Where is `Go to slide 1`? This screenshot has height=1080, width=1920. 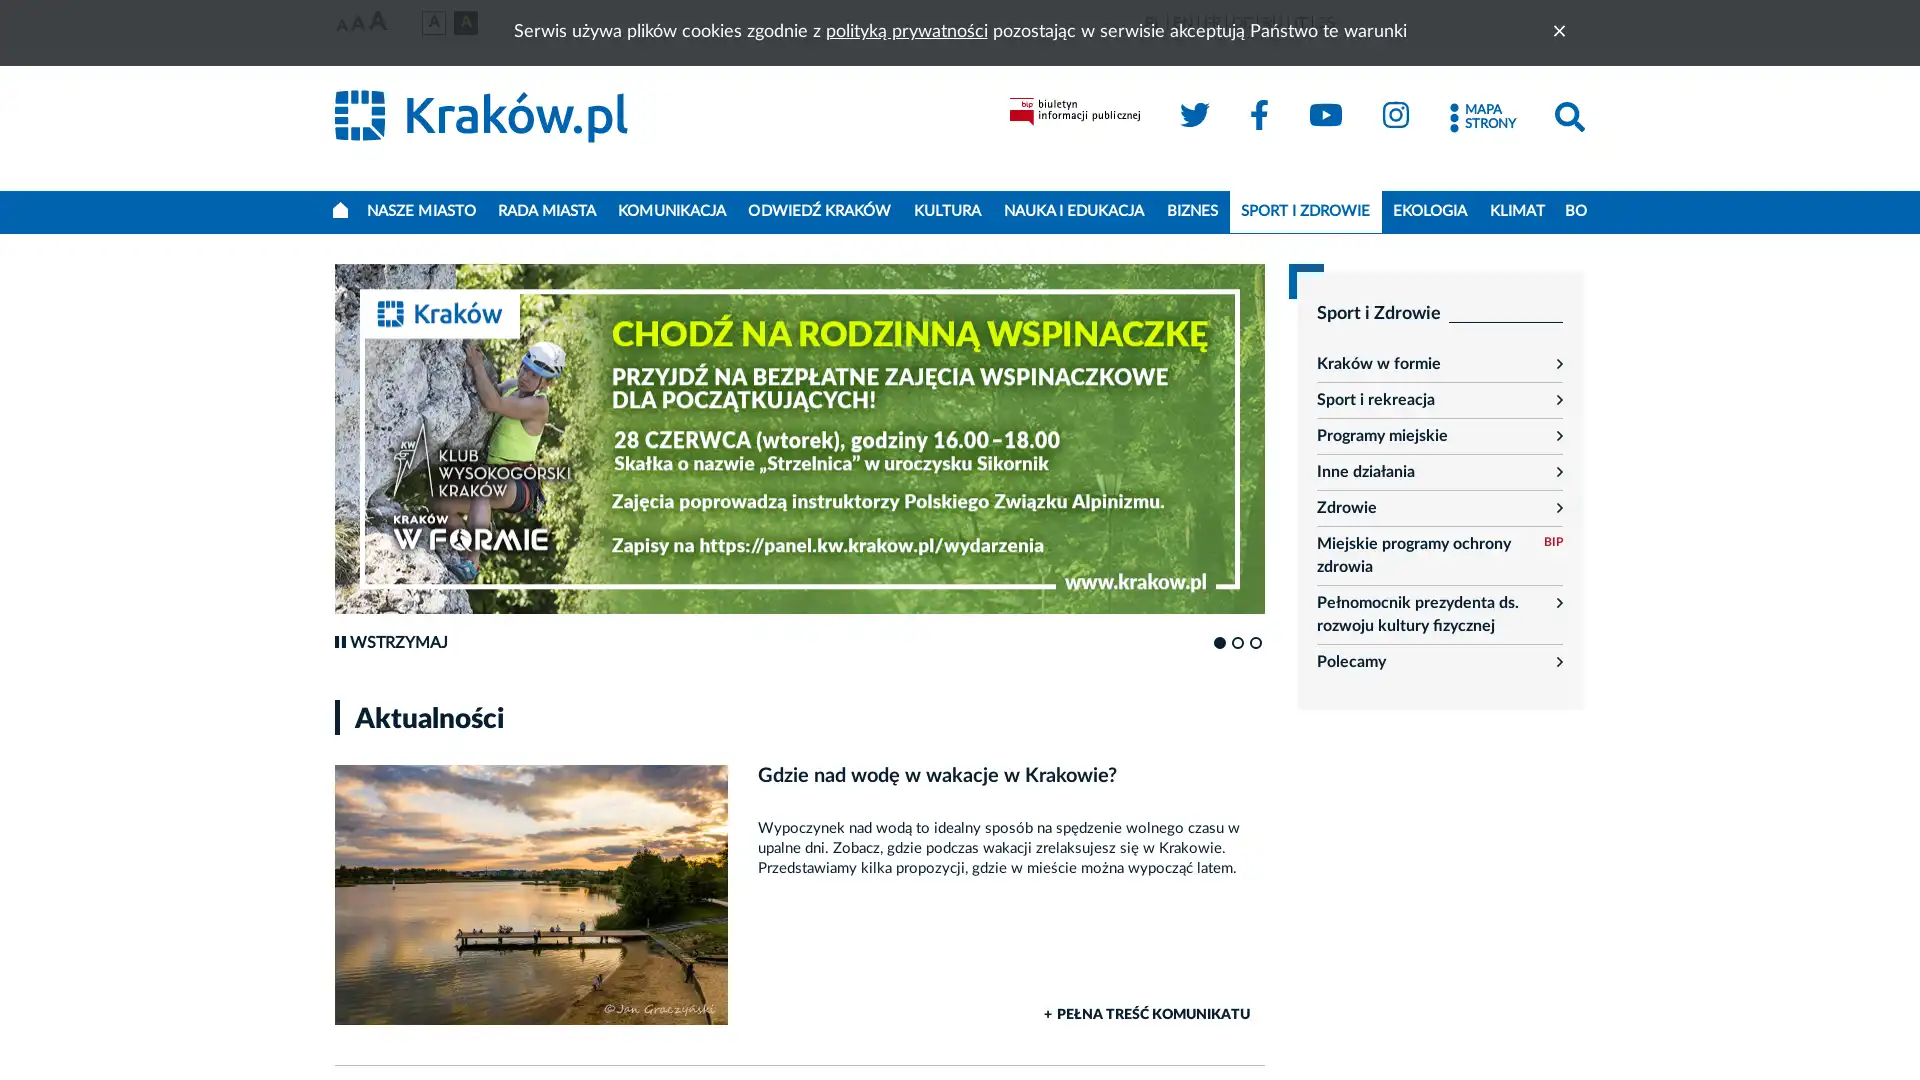
Go to slide 1 is located at coordinates (1218, 643).